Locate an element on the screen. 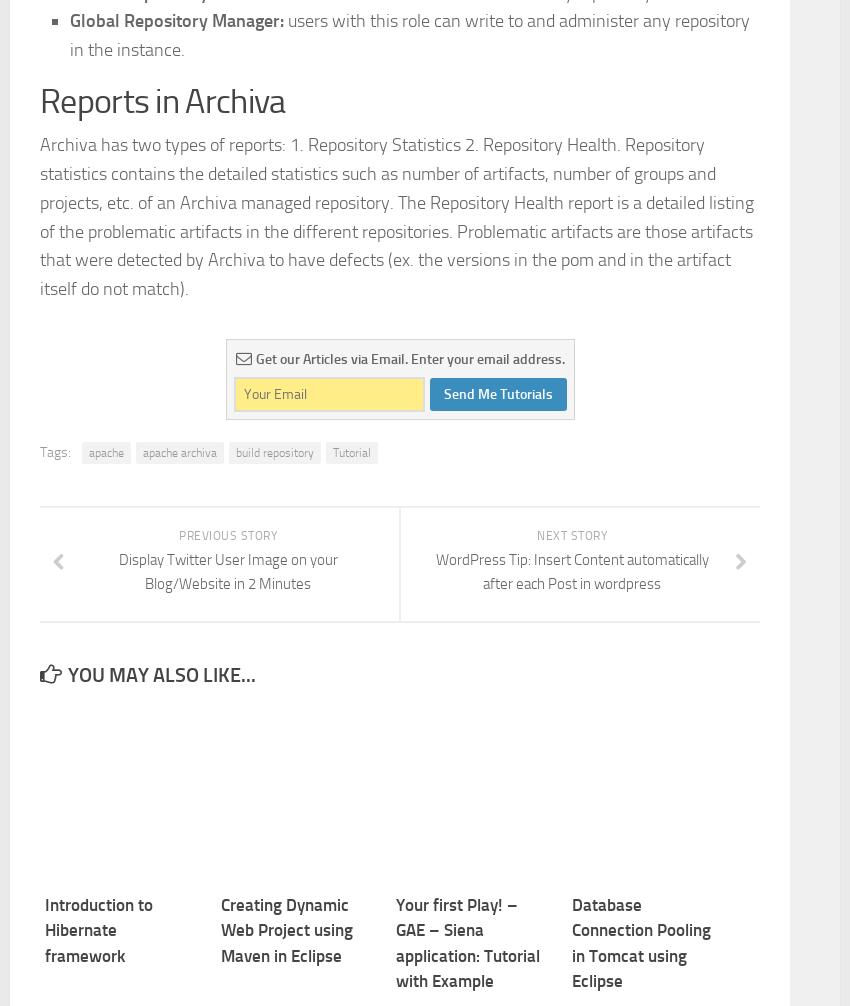 This screenshot has height=1006, width=850. 'users with this role can write to and administer any repository in the instance.' is located at coordinates (410, 314).